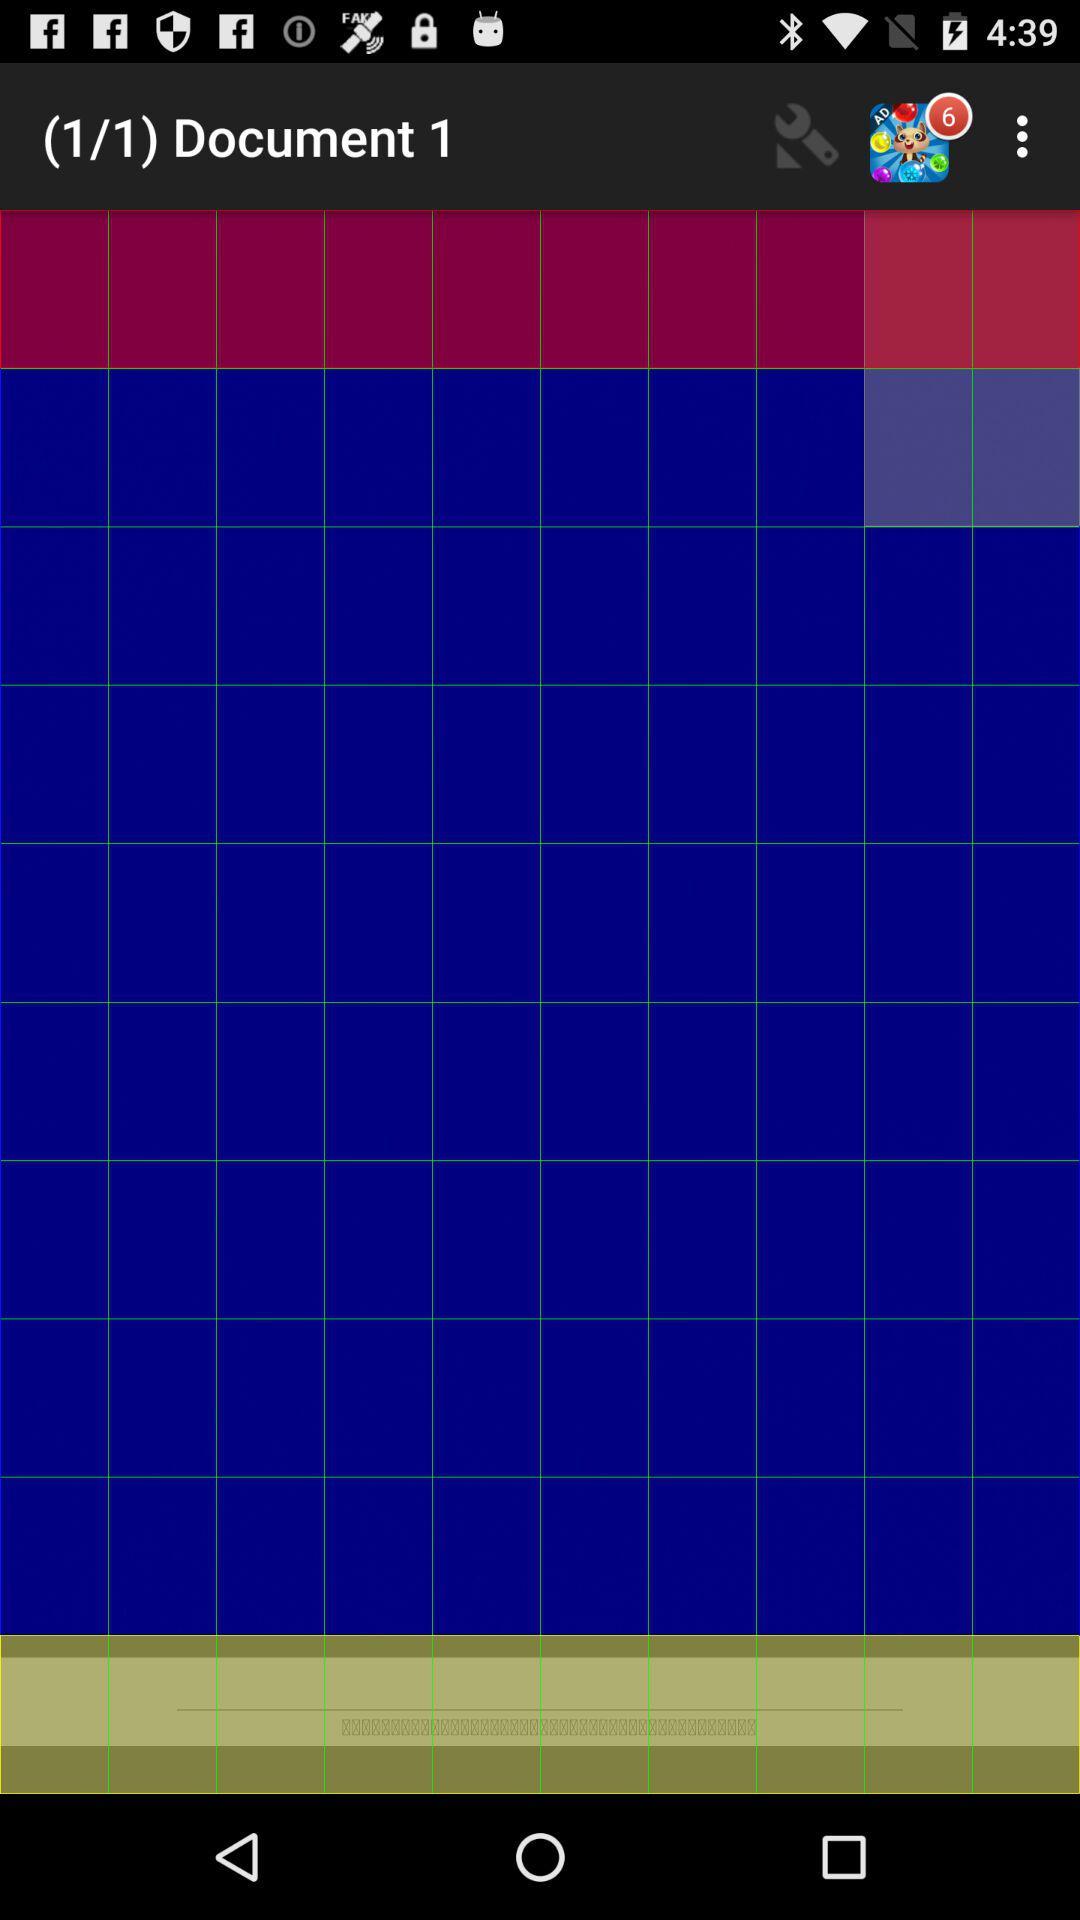 This screenshot has width=1080, height=1920. I want to click on the icon next to 1 1 document app, so click(805, 135).